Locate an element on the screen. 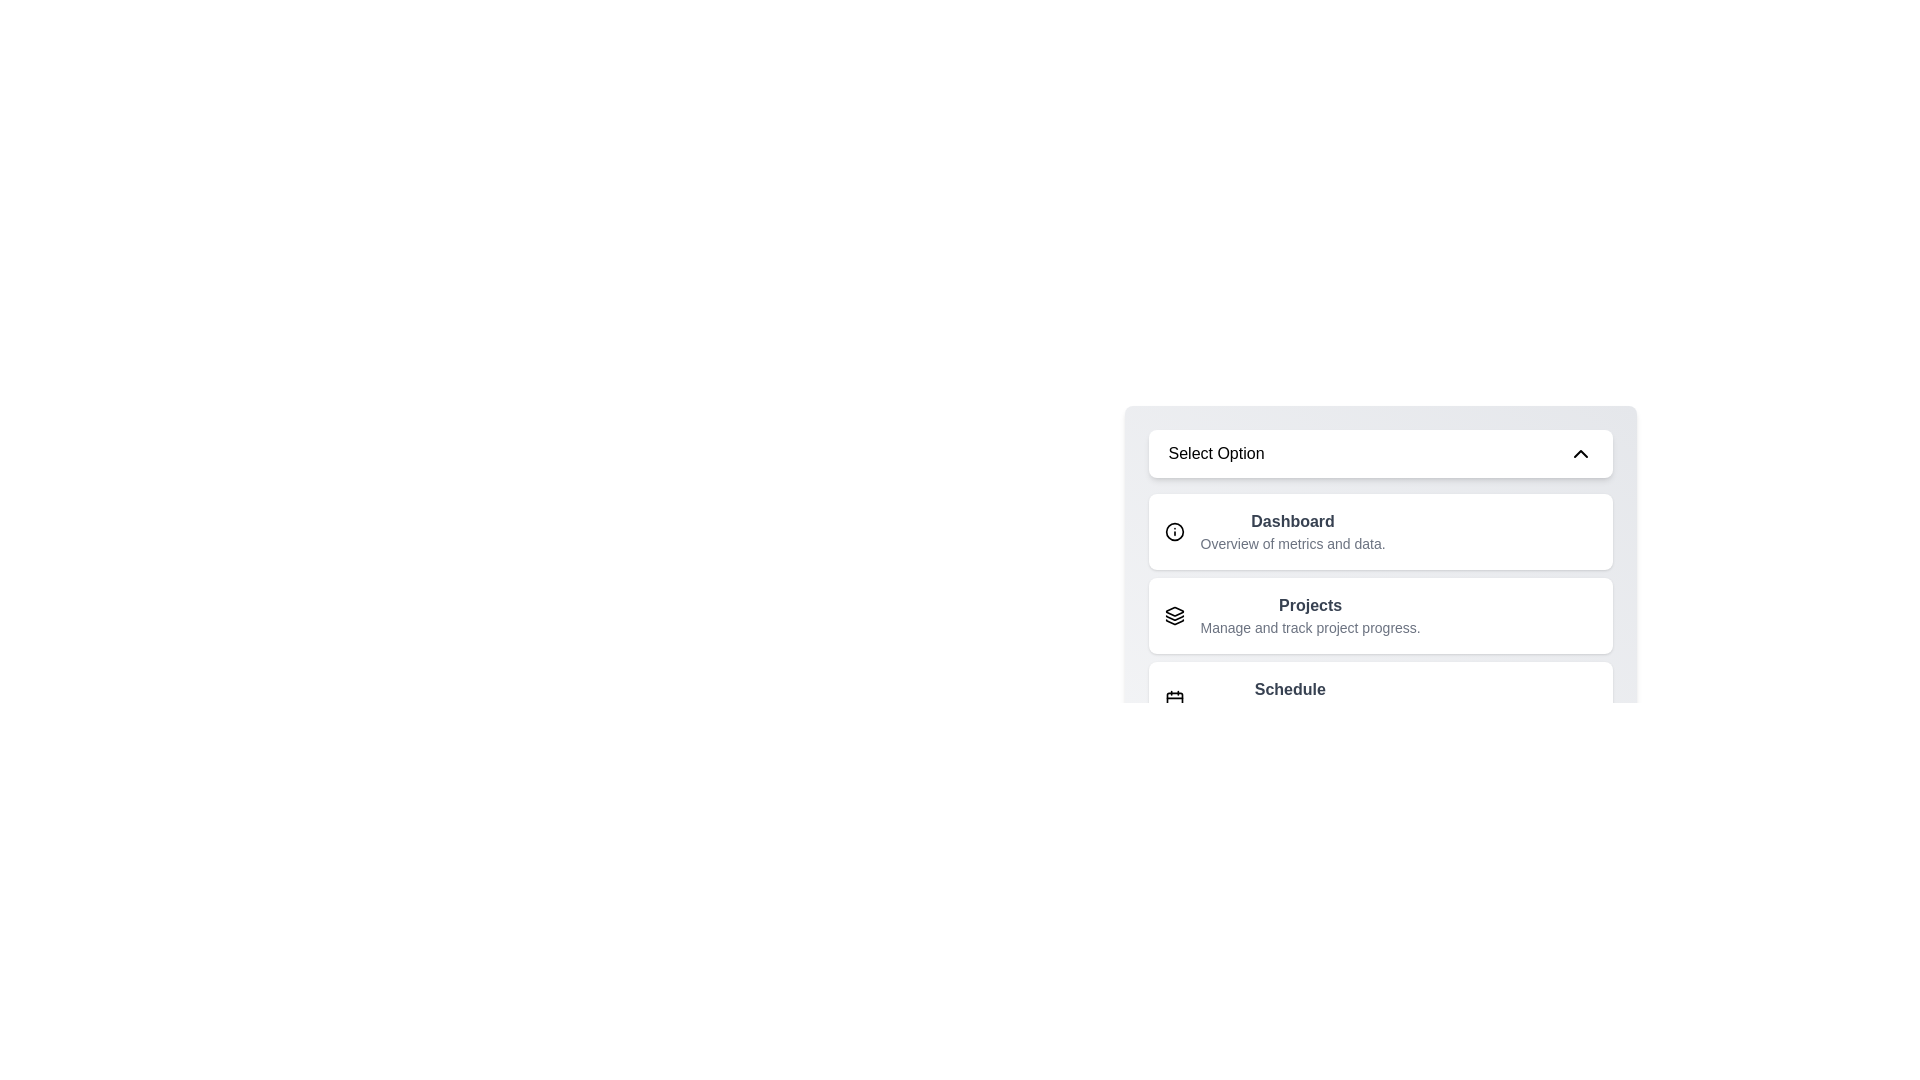 The width and height of the screenshot is (1920, 1080). the option Dashboard from the dropdown menu is located at coordinates (1379, 531).